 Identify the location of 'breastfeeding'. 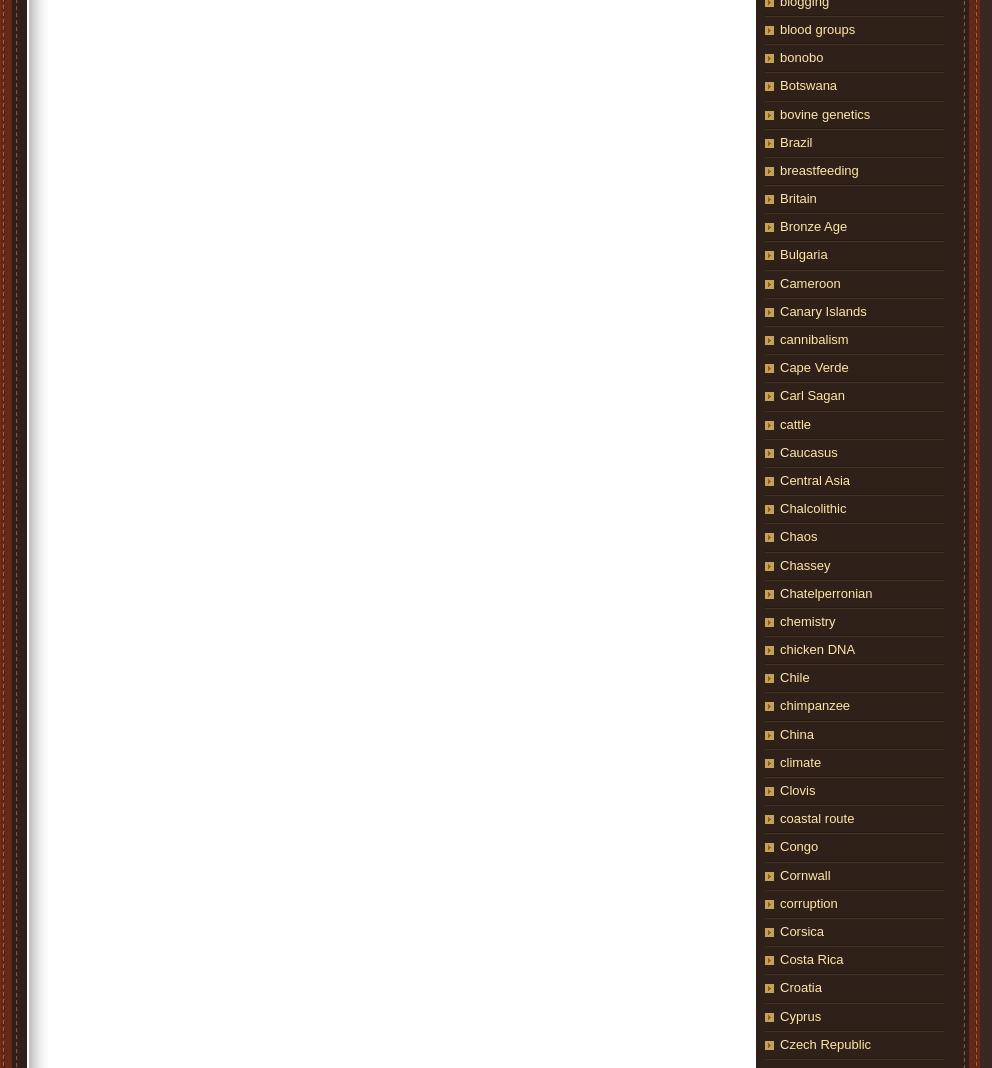
(818, 169).